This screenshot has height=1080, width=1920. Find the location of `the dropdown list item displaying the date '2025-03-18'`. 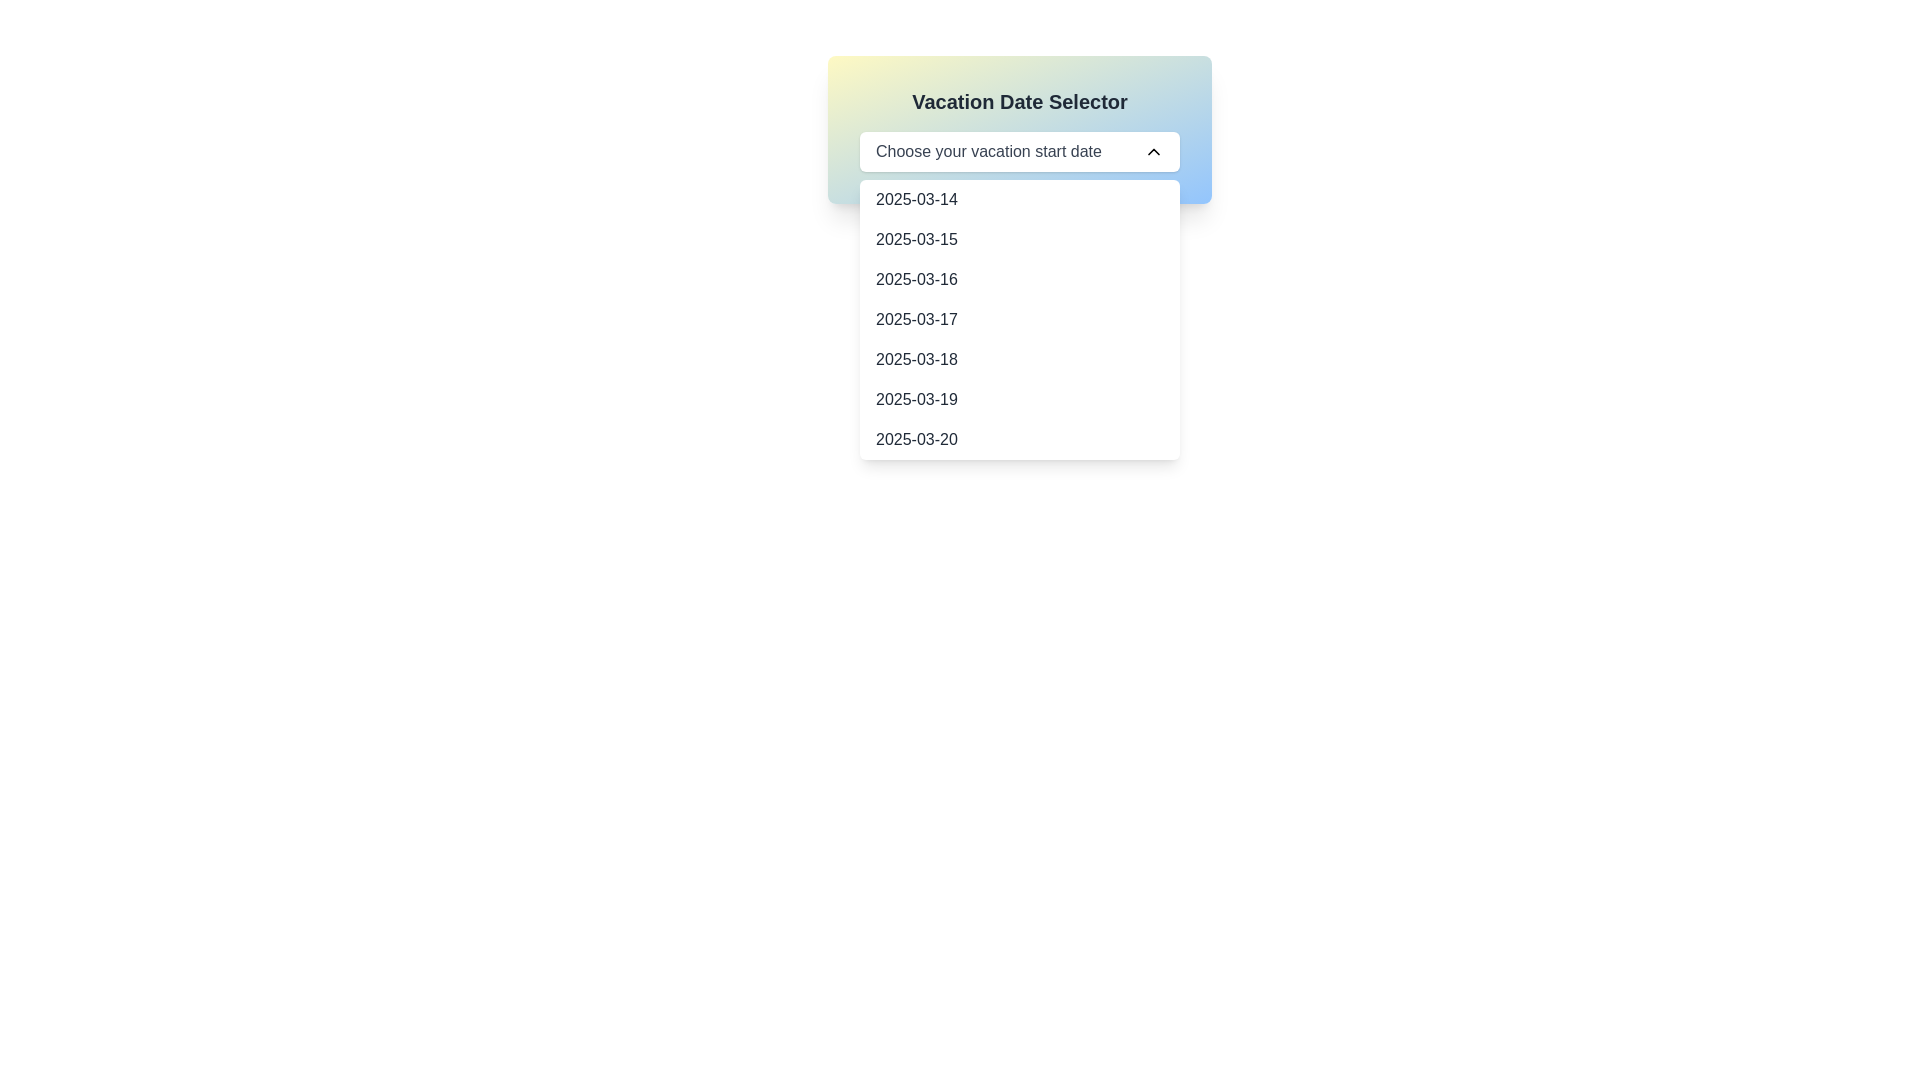

the dropdown list item displaying the date '2025-03-18' is located at coordinates (915, 358).